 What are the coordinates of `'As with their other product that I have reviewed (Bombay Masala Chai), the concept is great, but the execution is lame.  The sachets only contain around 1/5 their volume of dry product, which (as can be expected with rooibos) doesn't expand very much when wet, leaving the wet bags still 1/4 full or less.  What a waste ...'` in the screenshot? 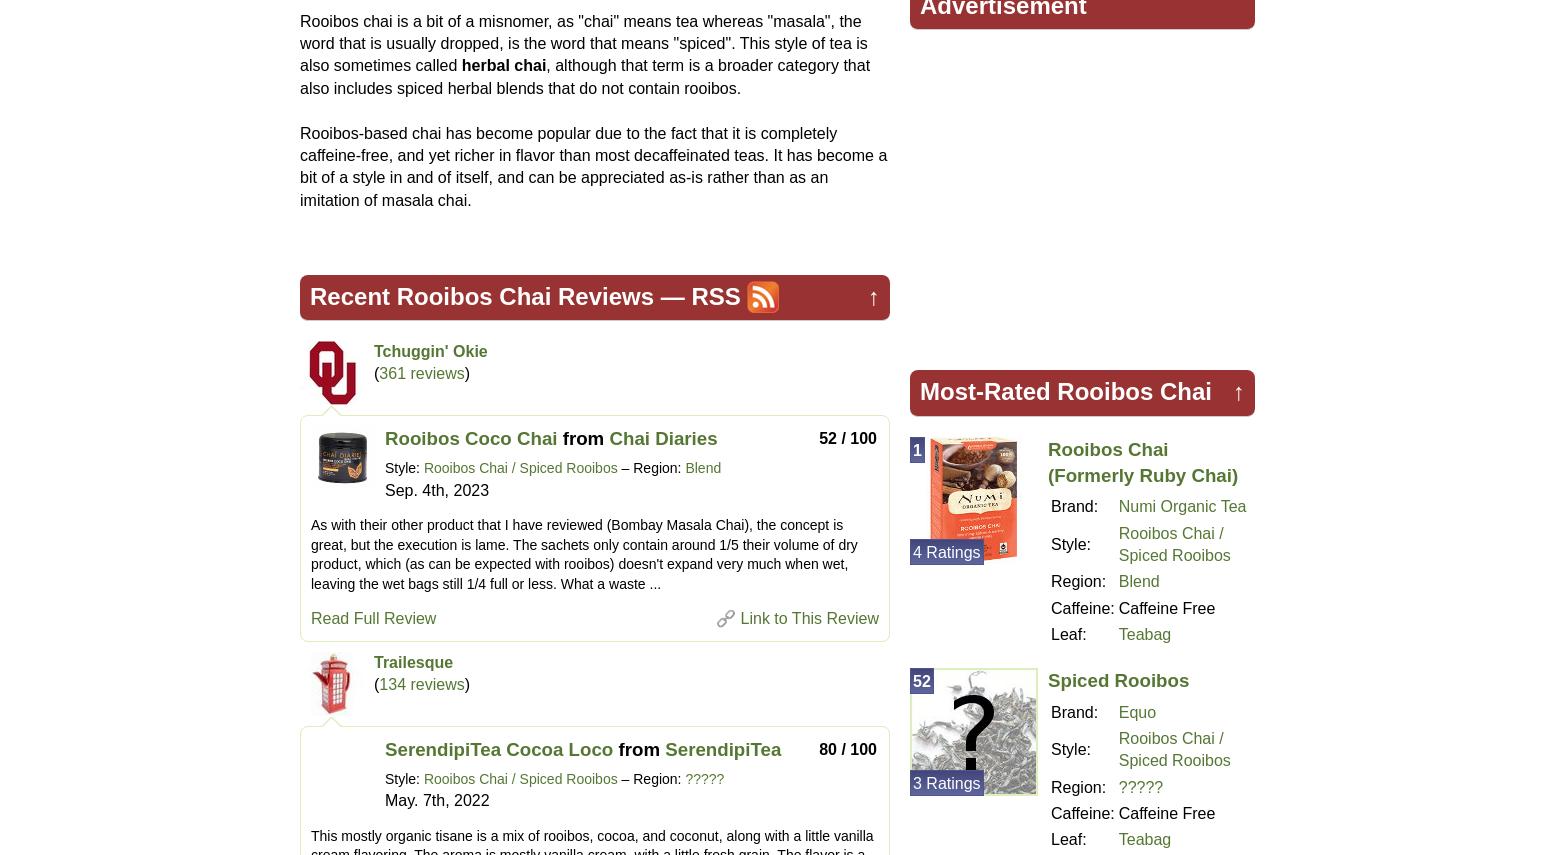 It's located at (584, 553).